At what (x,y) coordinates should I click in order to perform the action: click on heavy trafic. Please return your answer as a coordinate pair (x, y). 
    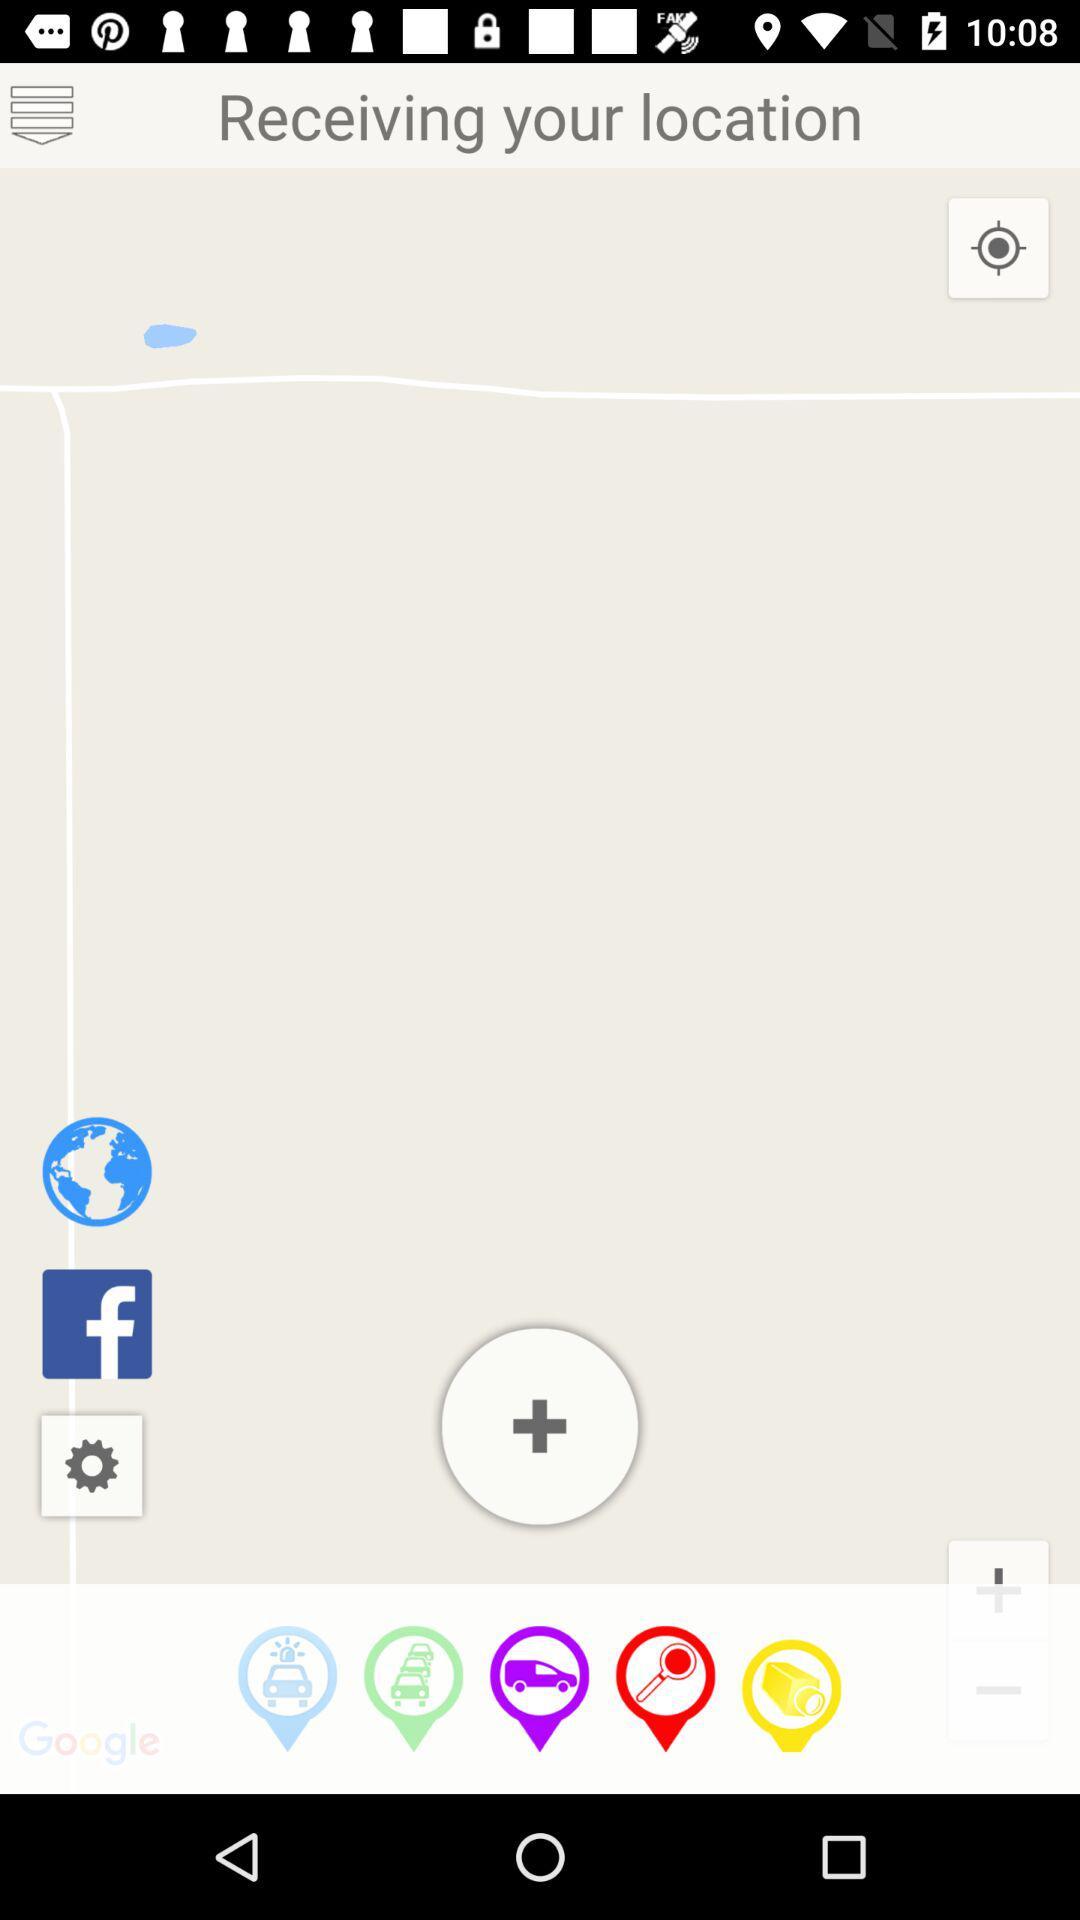
    Looking at the image, I should click on (412, 1688).